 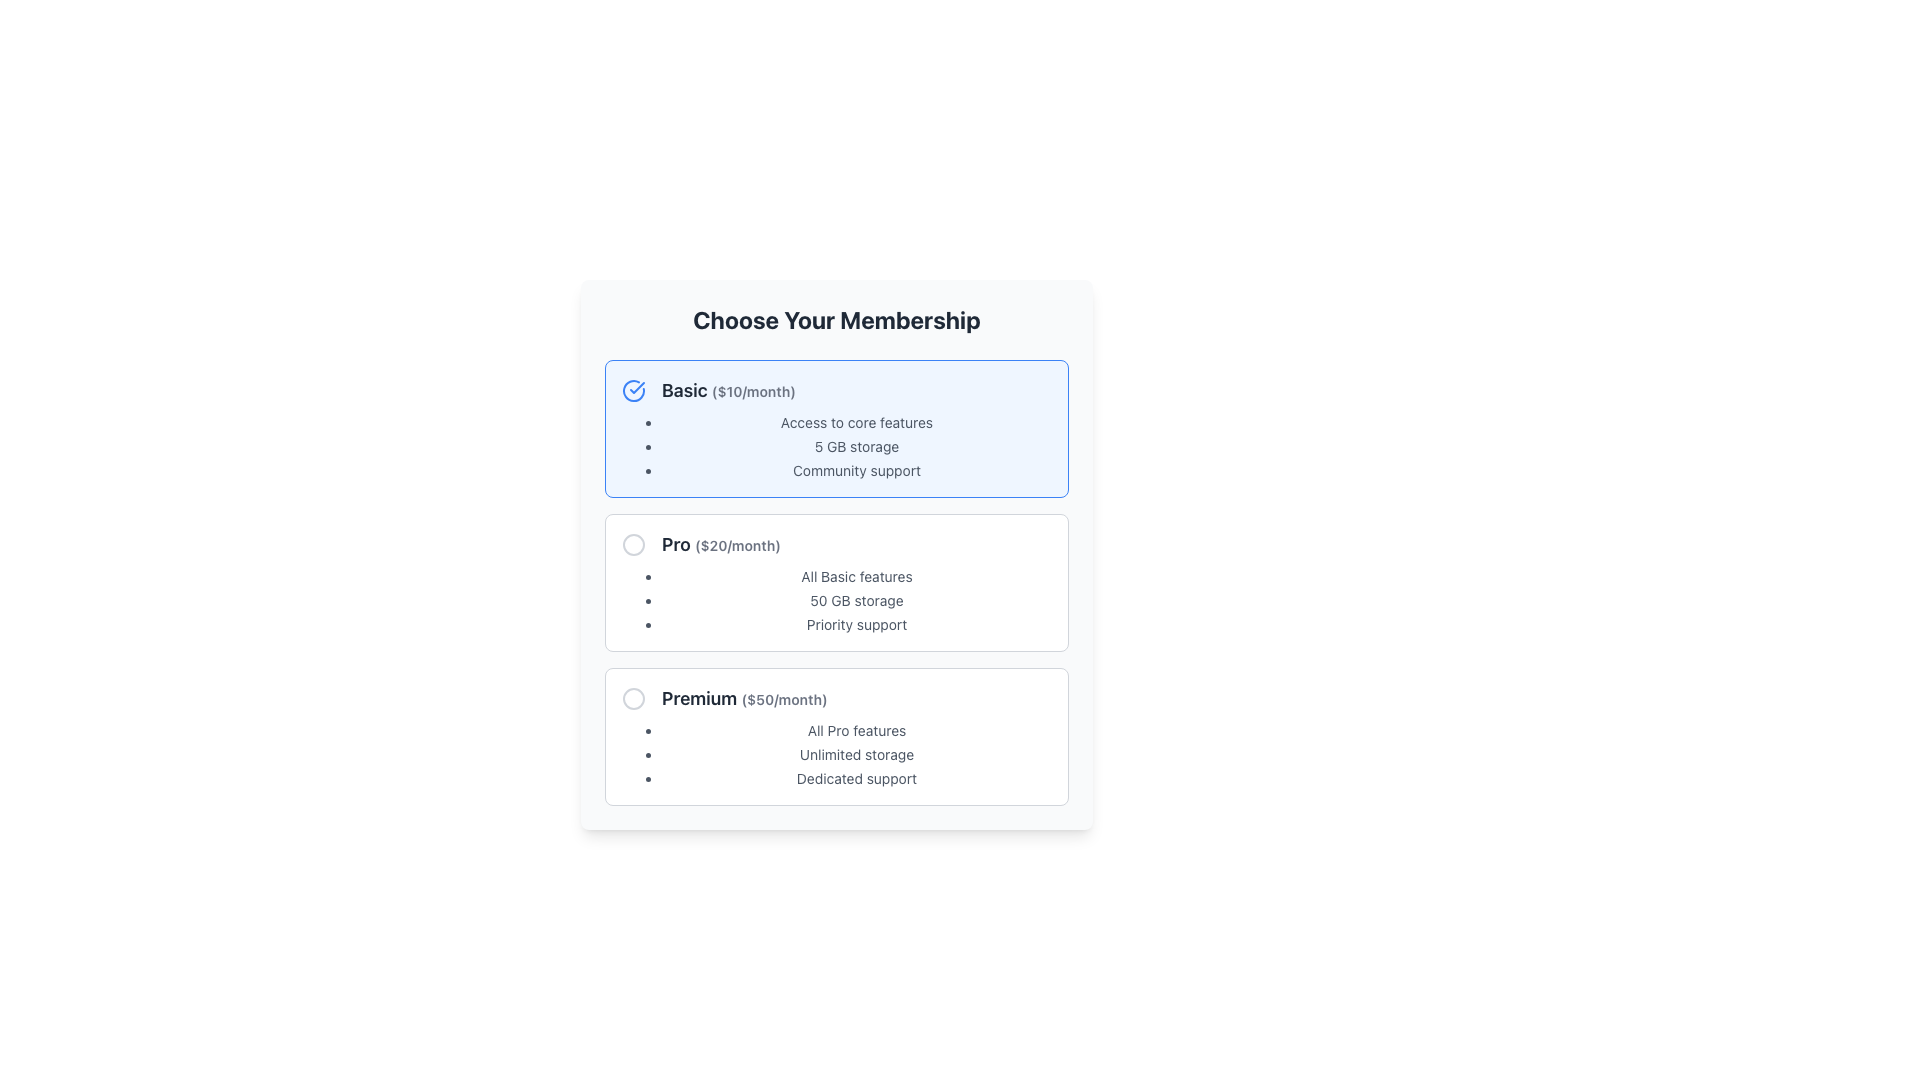 What do you see at coordinates (857, 755) in the screenshot?
I see `the text label displaying 'Unlimited storage' in gray font, which is the second item in the bulleted list of the 'Premium ($50/month)' feature description panel` at bounding box center [857, 755].